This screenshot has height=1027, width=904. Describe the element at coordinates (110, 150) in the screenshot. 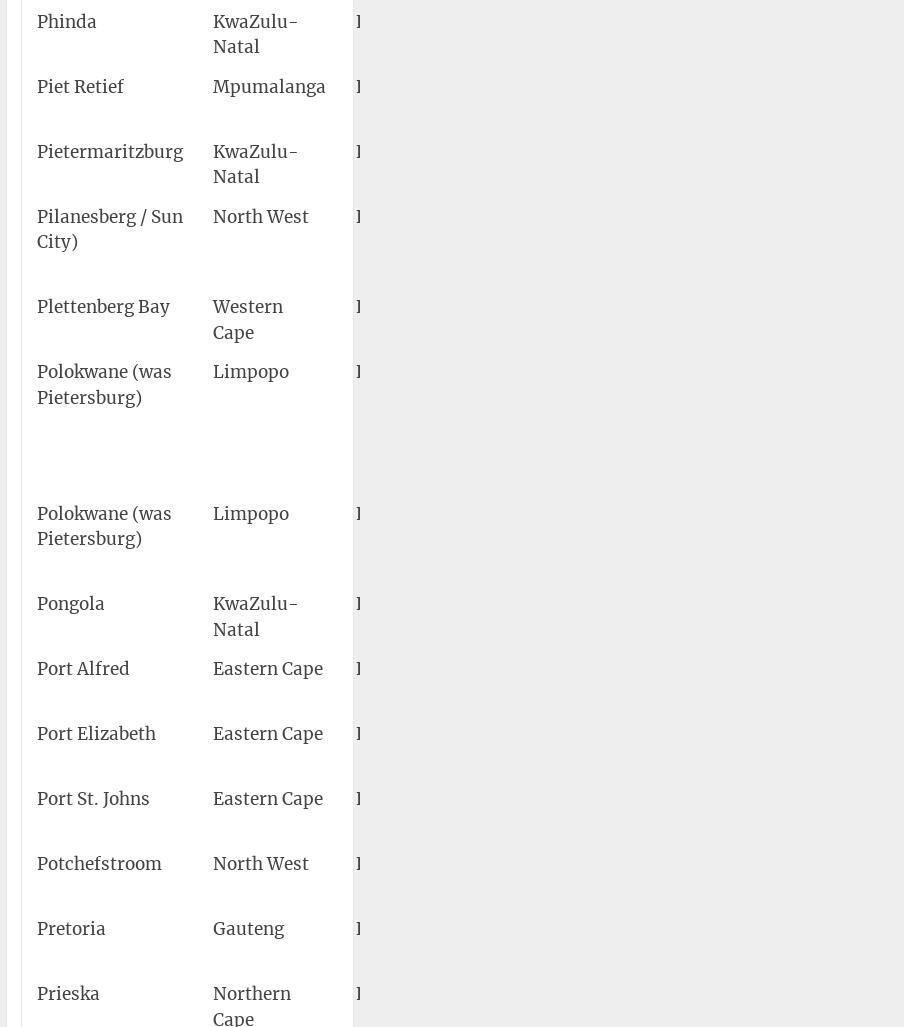

I see `'Pietermaritzburg'` at that location.